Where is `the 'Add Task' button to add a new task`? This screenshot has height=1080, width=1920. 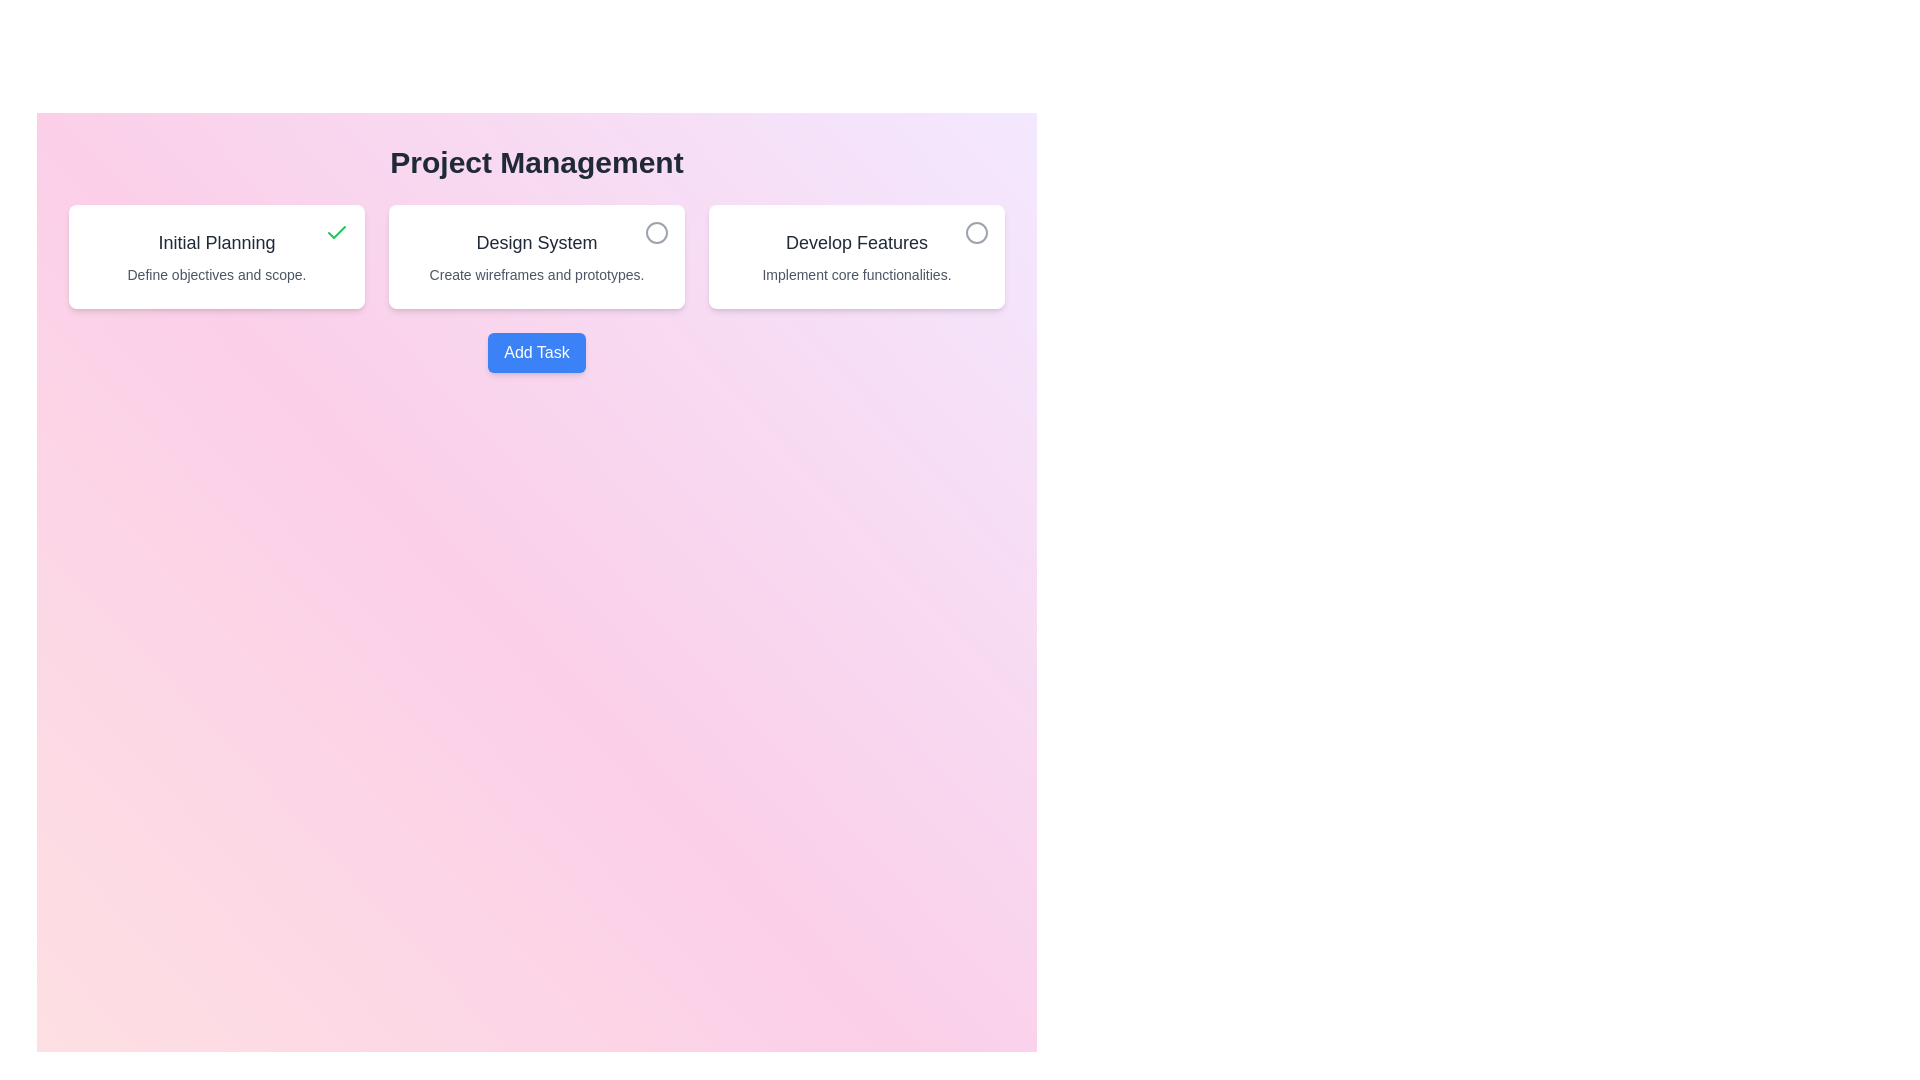
the 'Add Task' button to add a new task is located at coordinates (537, 352).